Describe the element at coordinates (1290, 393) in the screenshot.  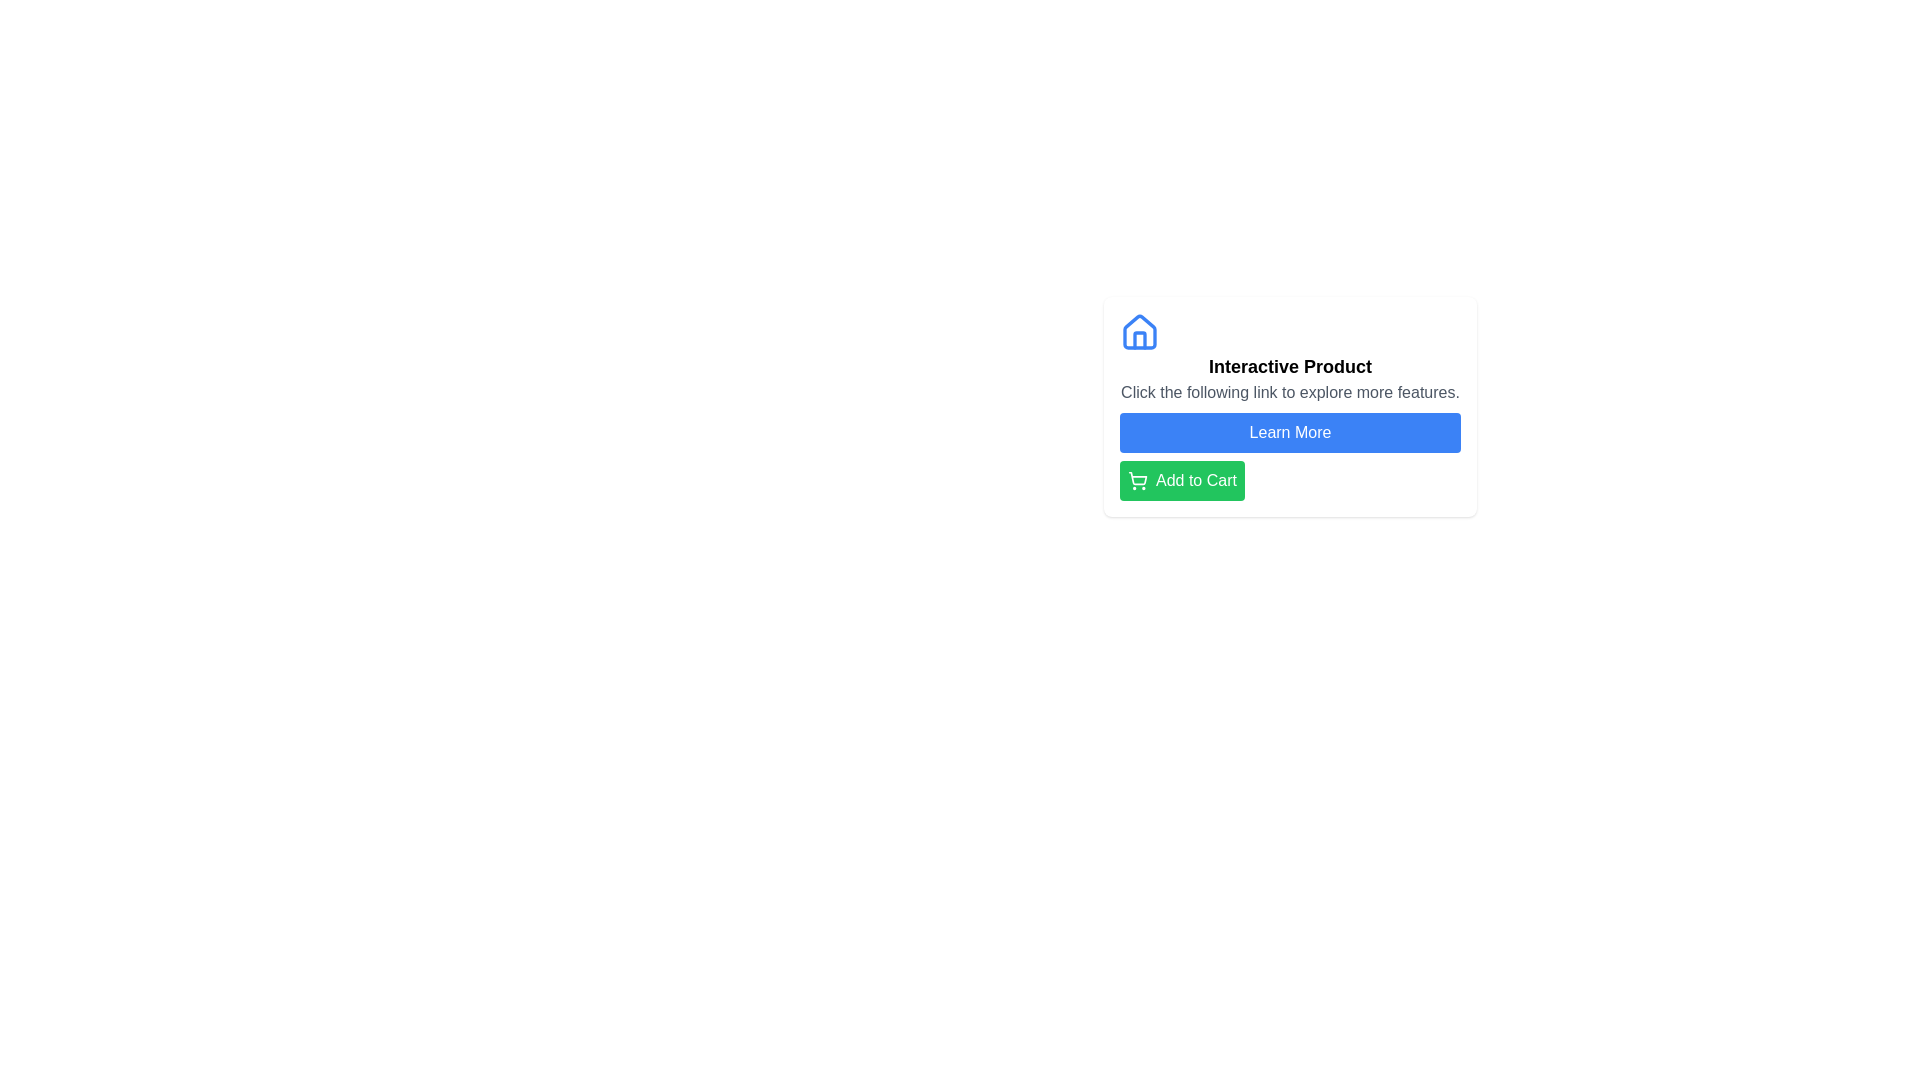
I see `the text element that reads 'Click the following link` at that location.